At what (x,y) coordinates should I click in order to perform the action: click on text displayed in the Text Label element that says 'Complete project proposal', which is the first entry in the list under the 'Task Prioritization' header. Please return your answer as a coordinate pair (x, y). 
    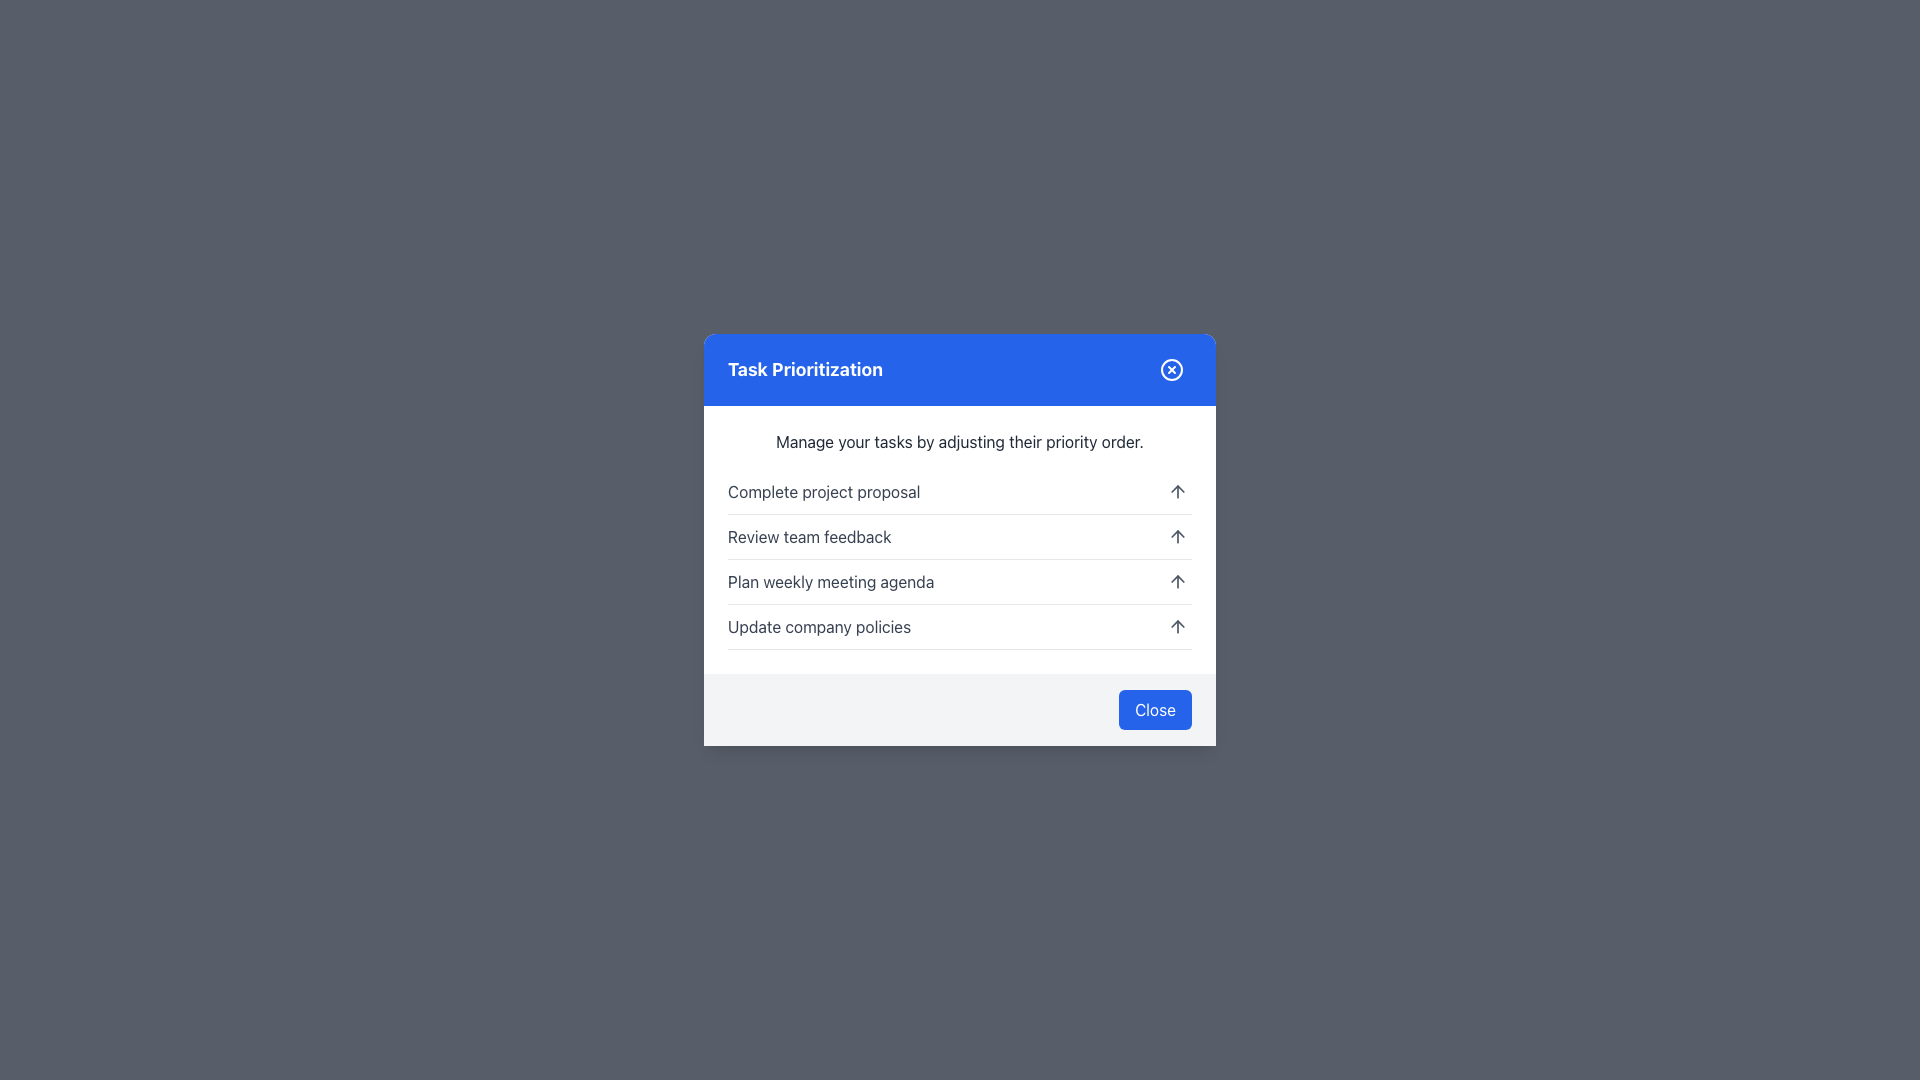
    Looking at the image, I should click on (824, 492).